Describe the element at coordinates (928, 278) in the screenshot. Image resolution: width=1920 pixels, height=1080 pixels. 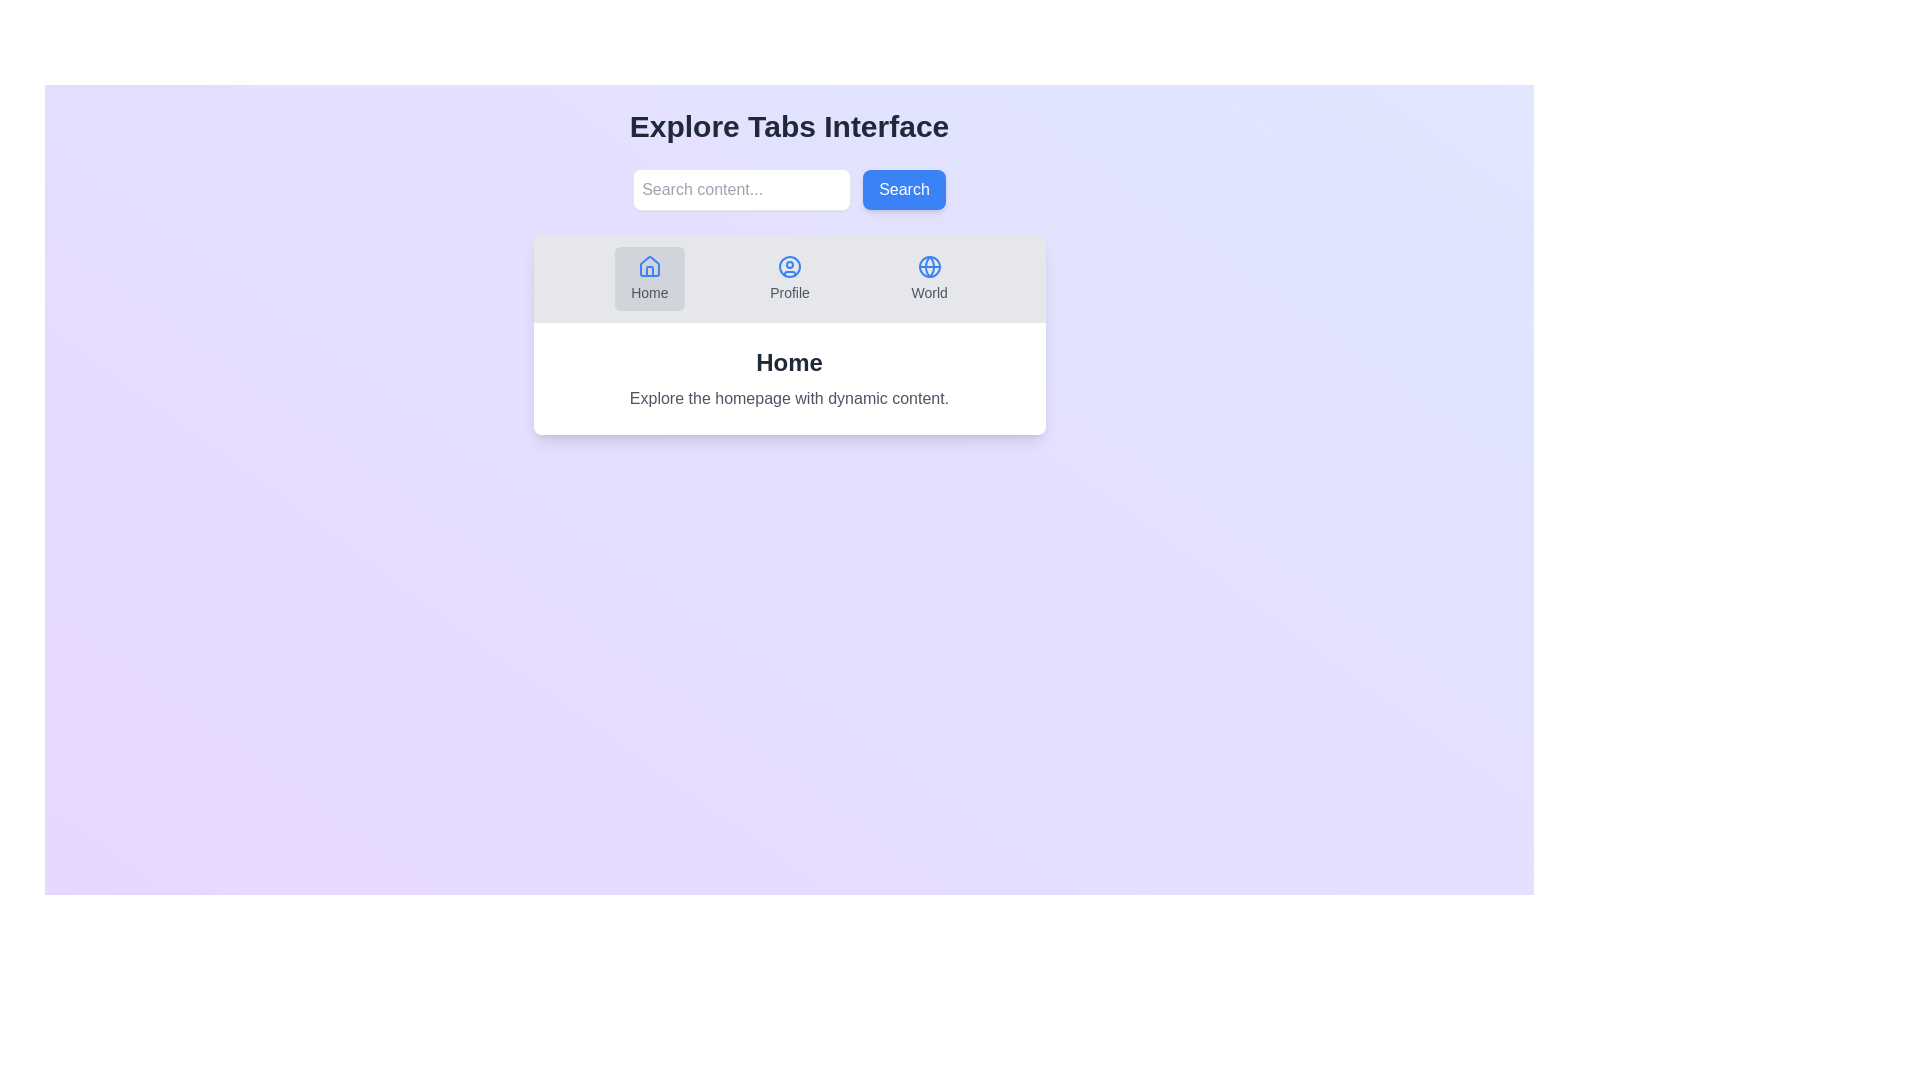
I see `the World tab` at that location.